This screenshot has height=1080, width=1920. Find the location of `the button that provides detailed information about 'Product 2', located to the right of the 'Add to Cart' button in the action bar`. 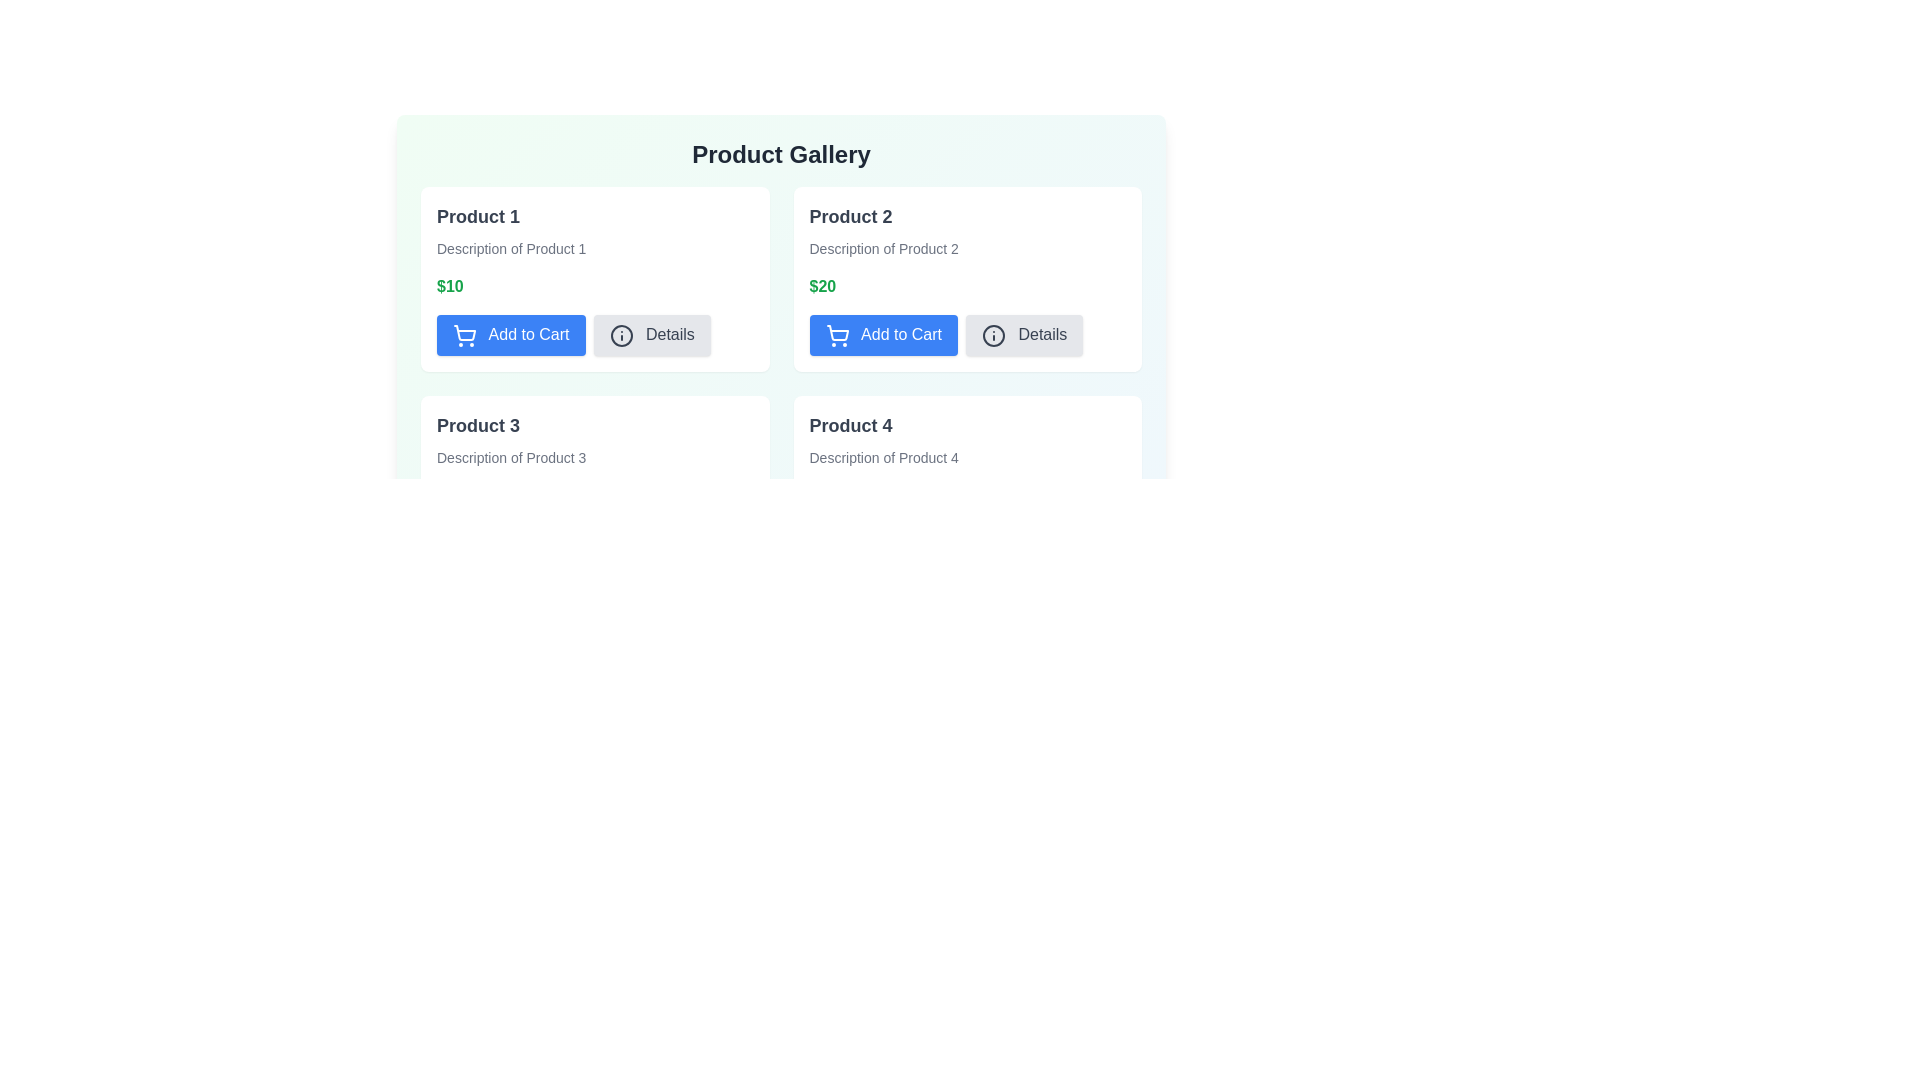

the button that provides detailed information about 'Product 2', located to the right of the 'Add to Cart' button in the action bar is located at coordinates (1024, 334).